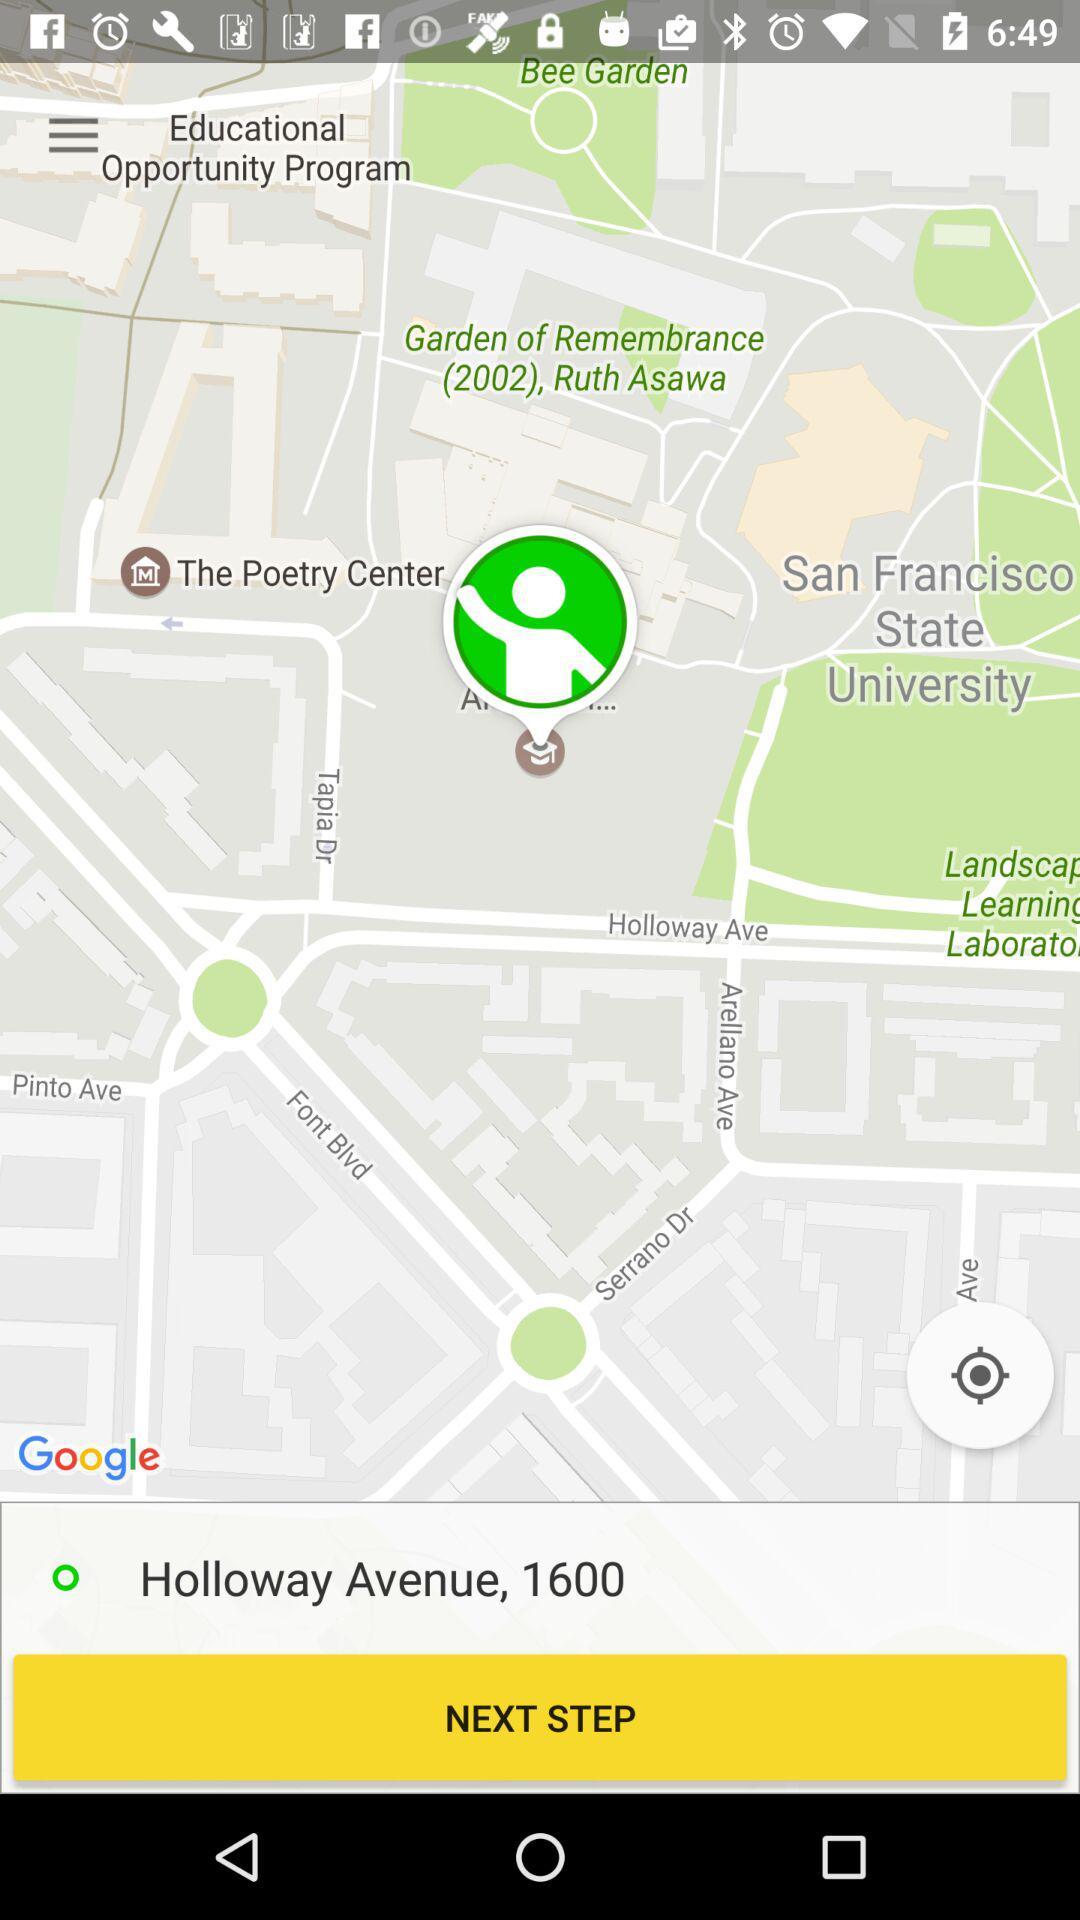  What do you see at coordinates (540, 1716) in the screenshot?
I see `item below holloway avenue, 1600 item` at bounding box center [540, 1716].